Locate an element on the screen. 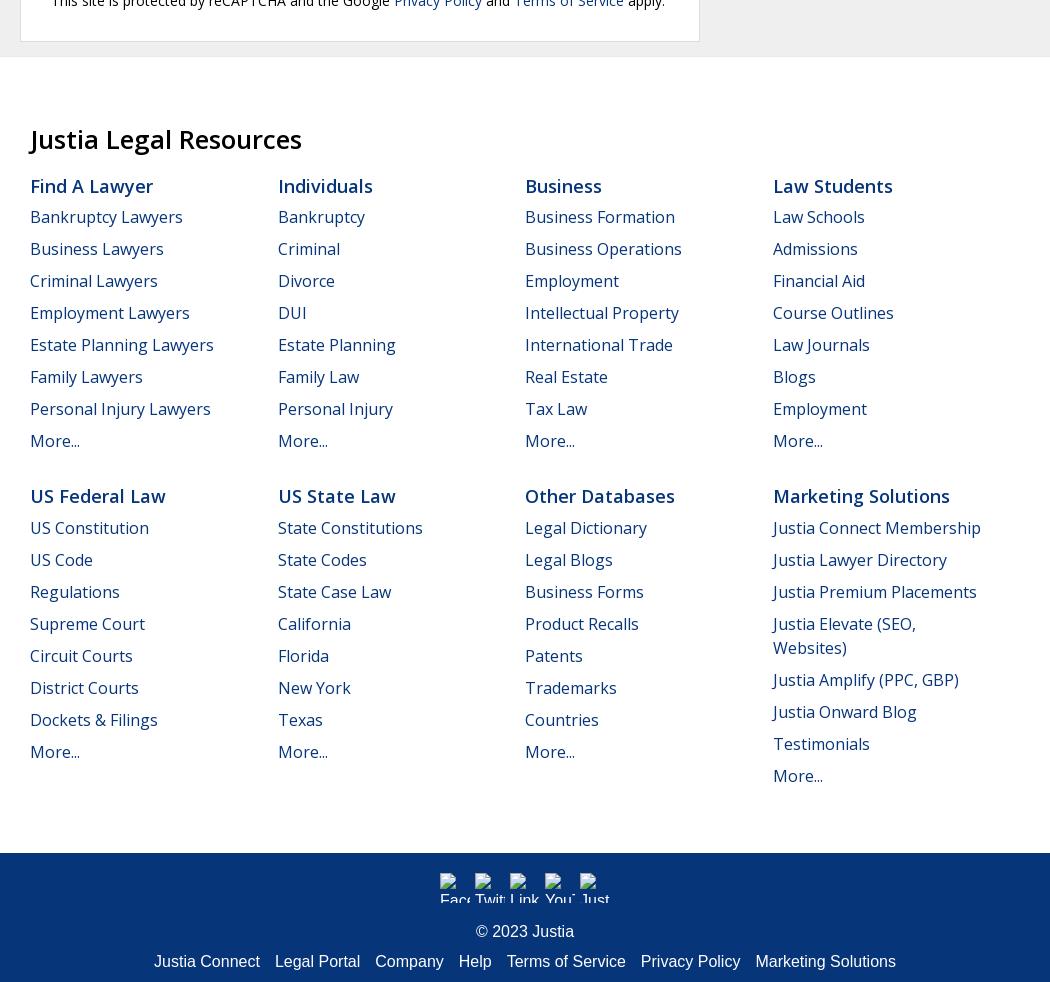  'Real Estate' is located at coordinates (565, 376).